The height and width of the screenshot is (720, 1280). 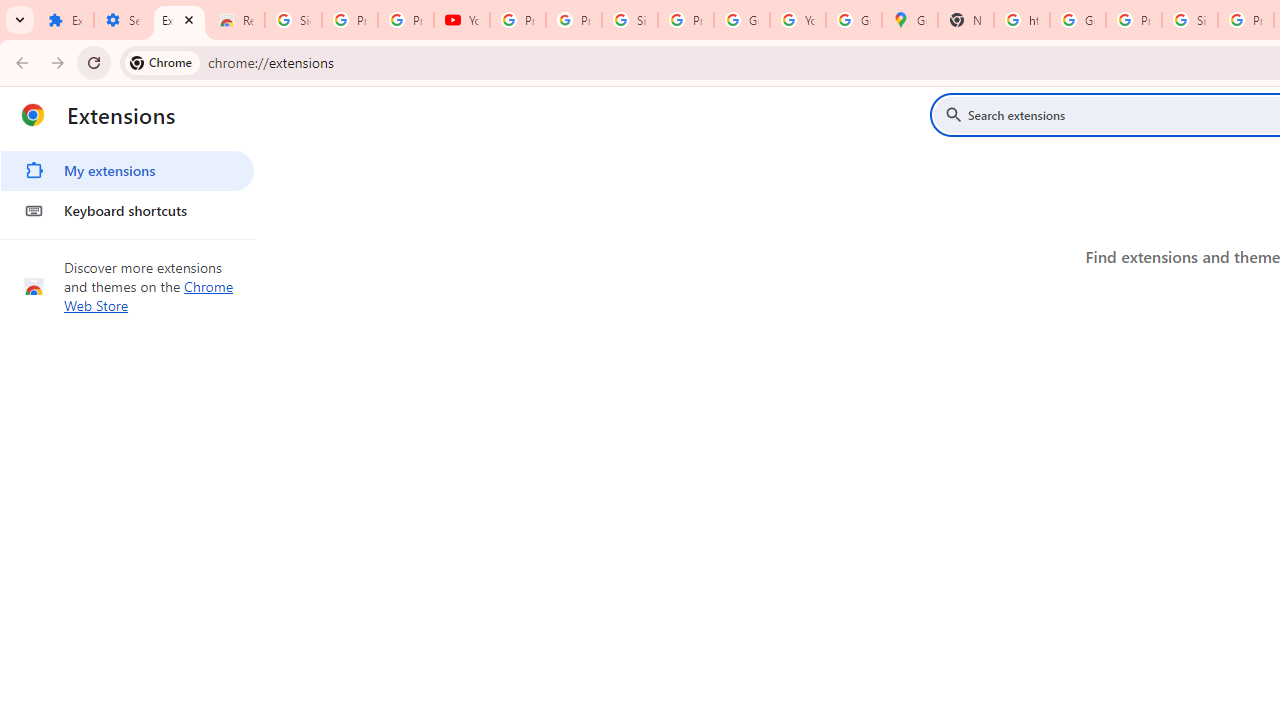 What do you see at coordinates (179, 20) in the screenshot?
I see `'Extensions'` at bounding box center [179, 20].